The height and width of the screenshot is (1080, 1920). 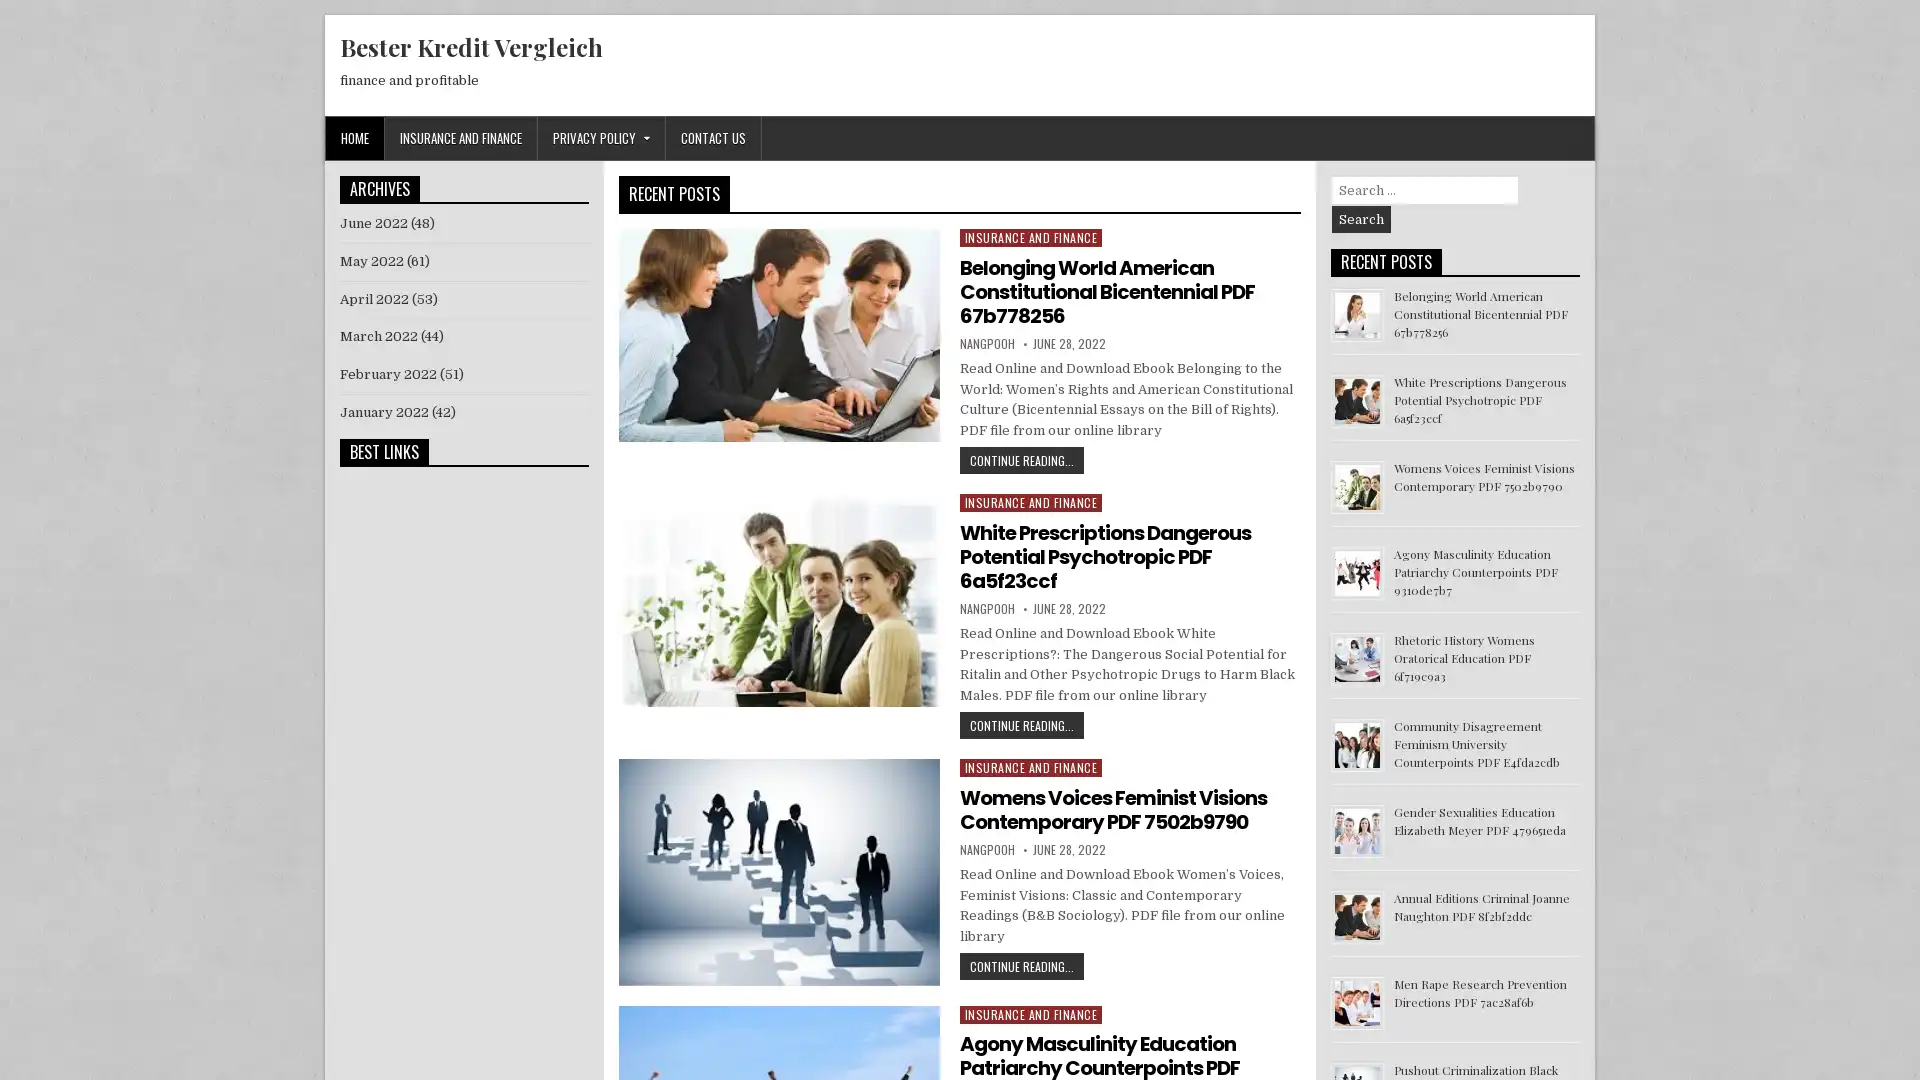 I want to click on Search, so click(x=1360, y=219).